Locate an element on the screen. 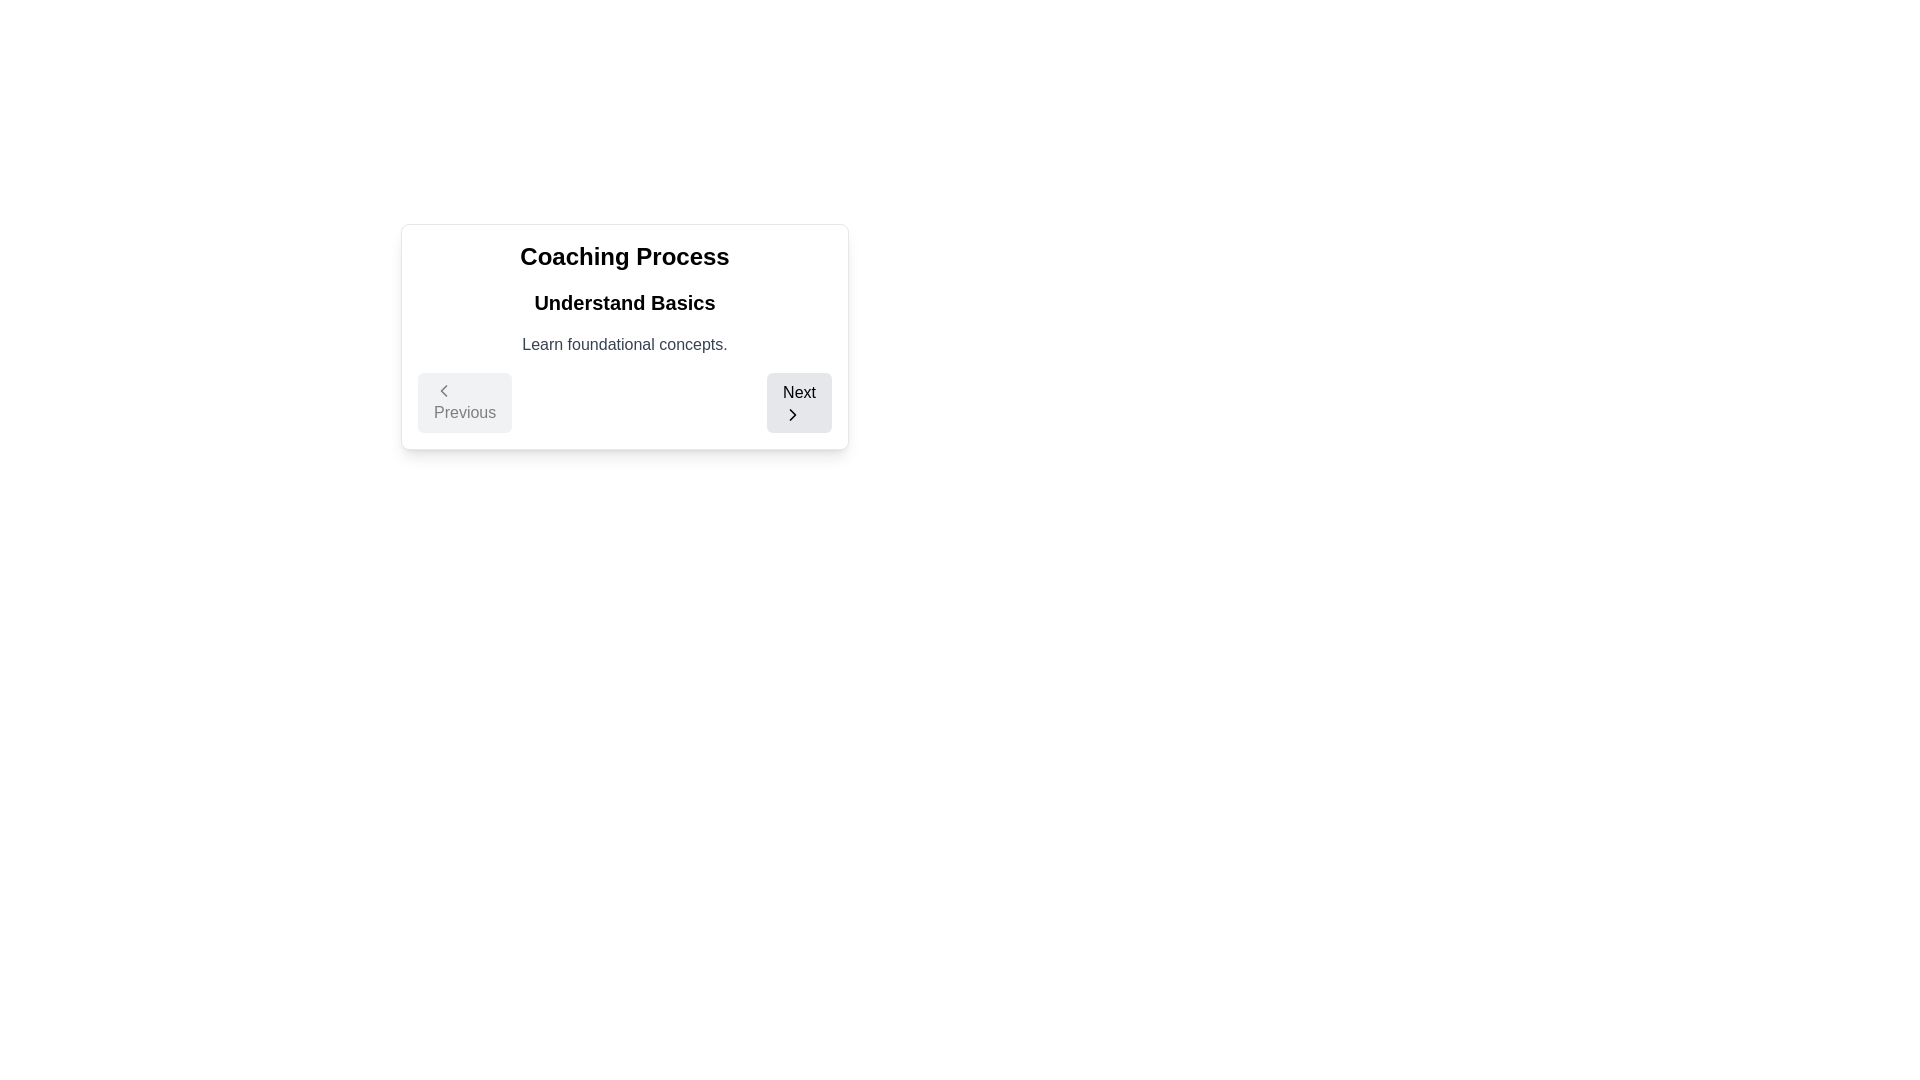  the rightward pointing chevron icon that represents the 'Next' button located at the bottom-right of the interface is located at coordinates (792, 414).